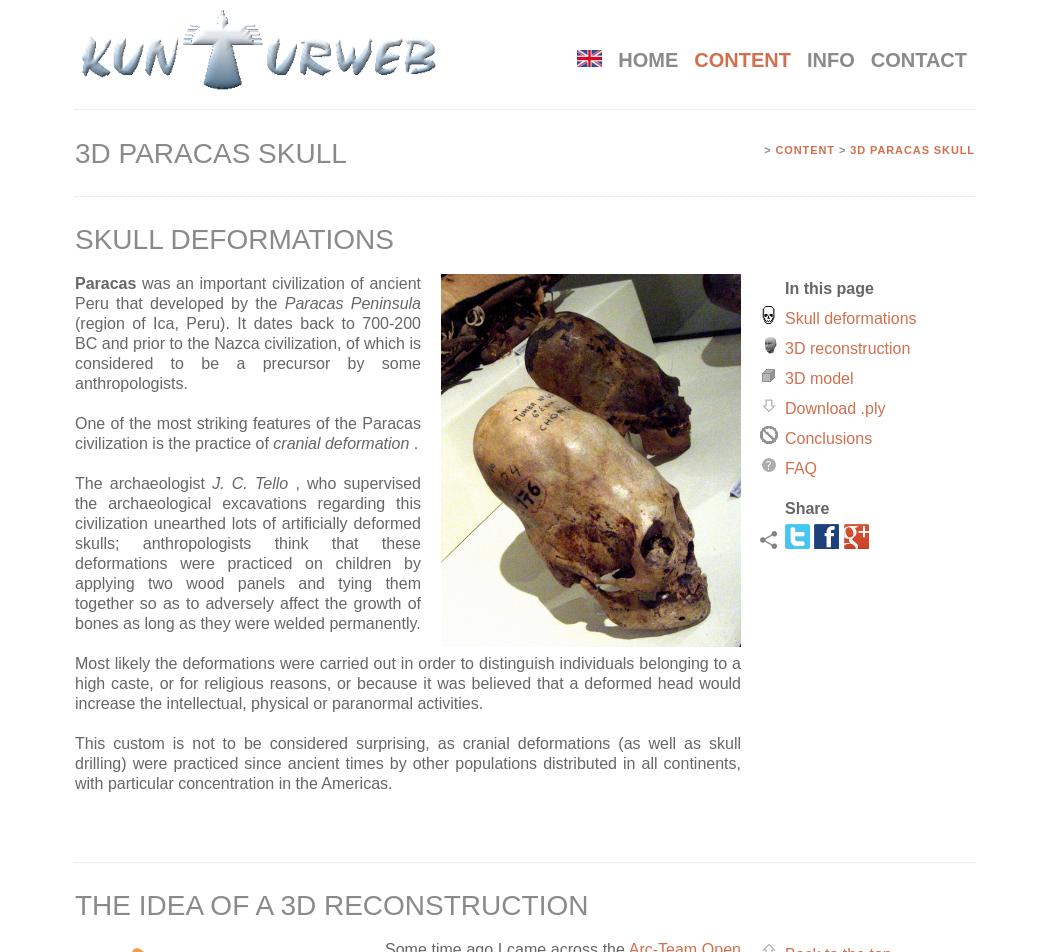 The image size is (1050, 952). I want to click on '3D model', so click(818, 377).